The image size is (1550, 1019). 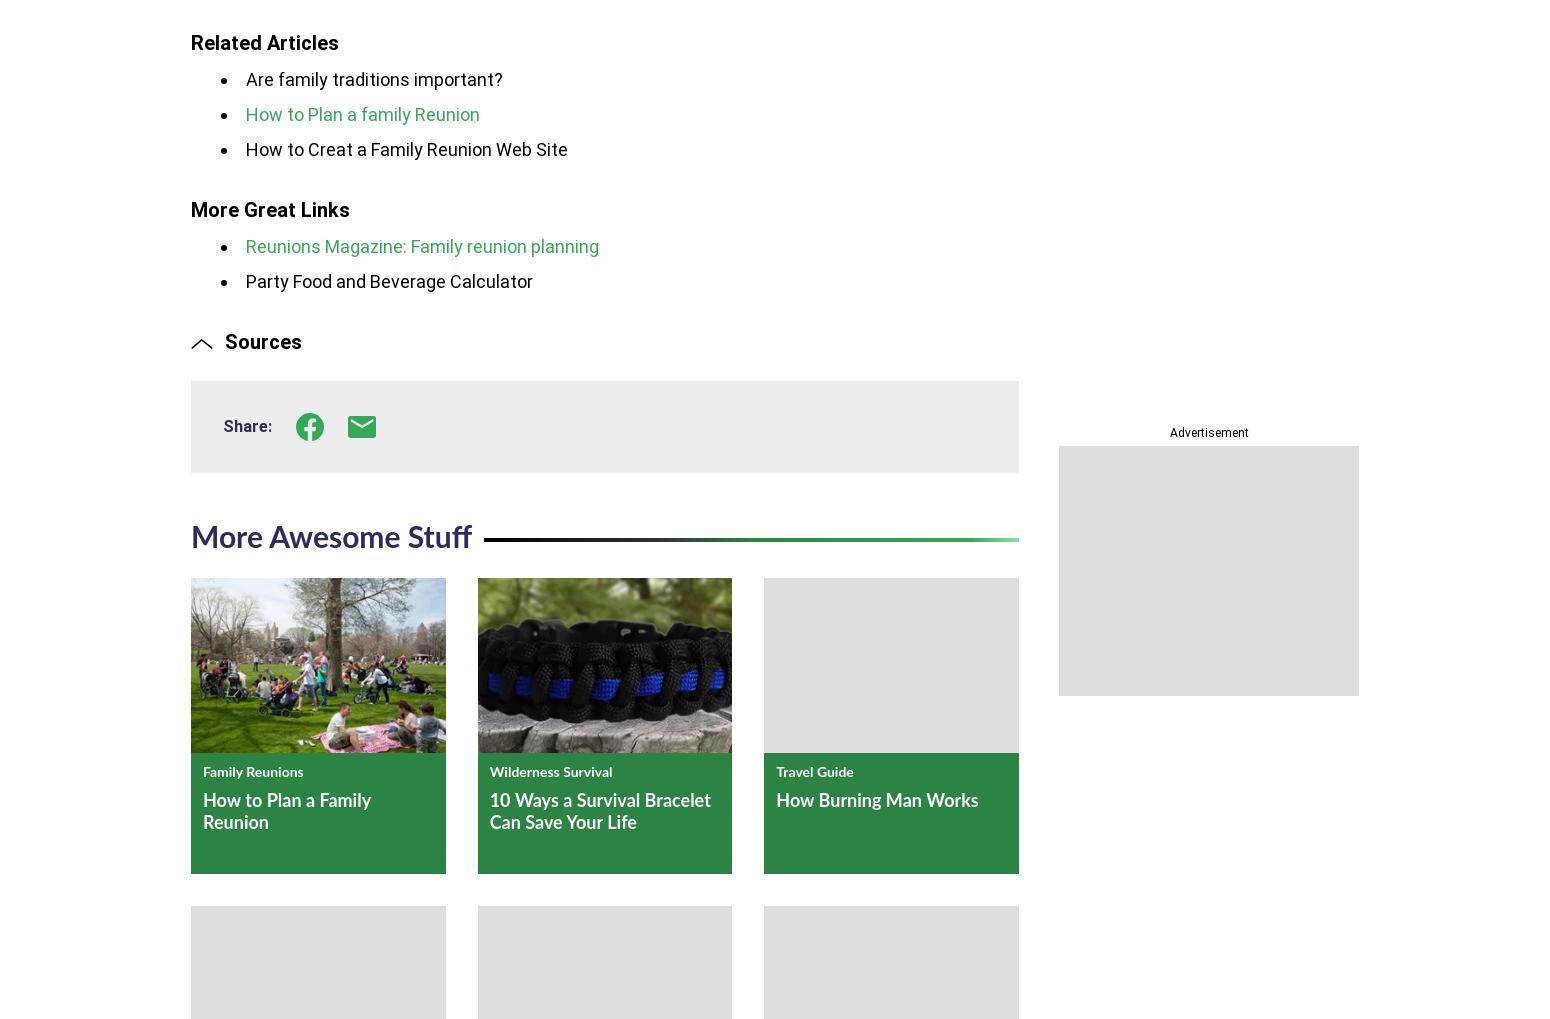 What do you see at coordinates (488, 772) in the screenshot?
I see `'Wilderness Survival'` at bounding box center [488, 772].